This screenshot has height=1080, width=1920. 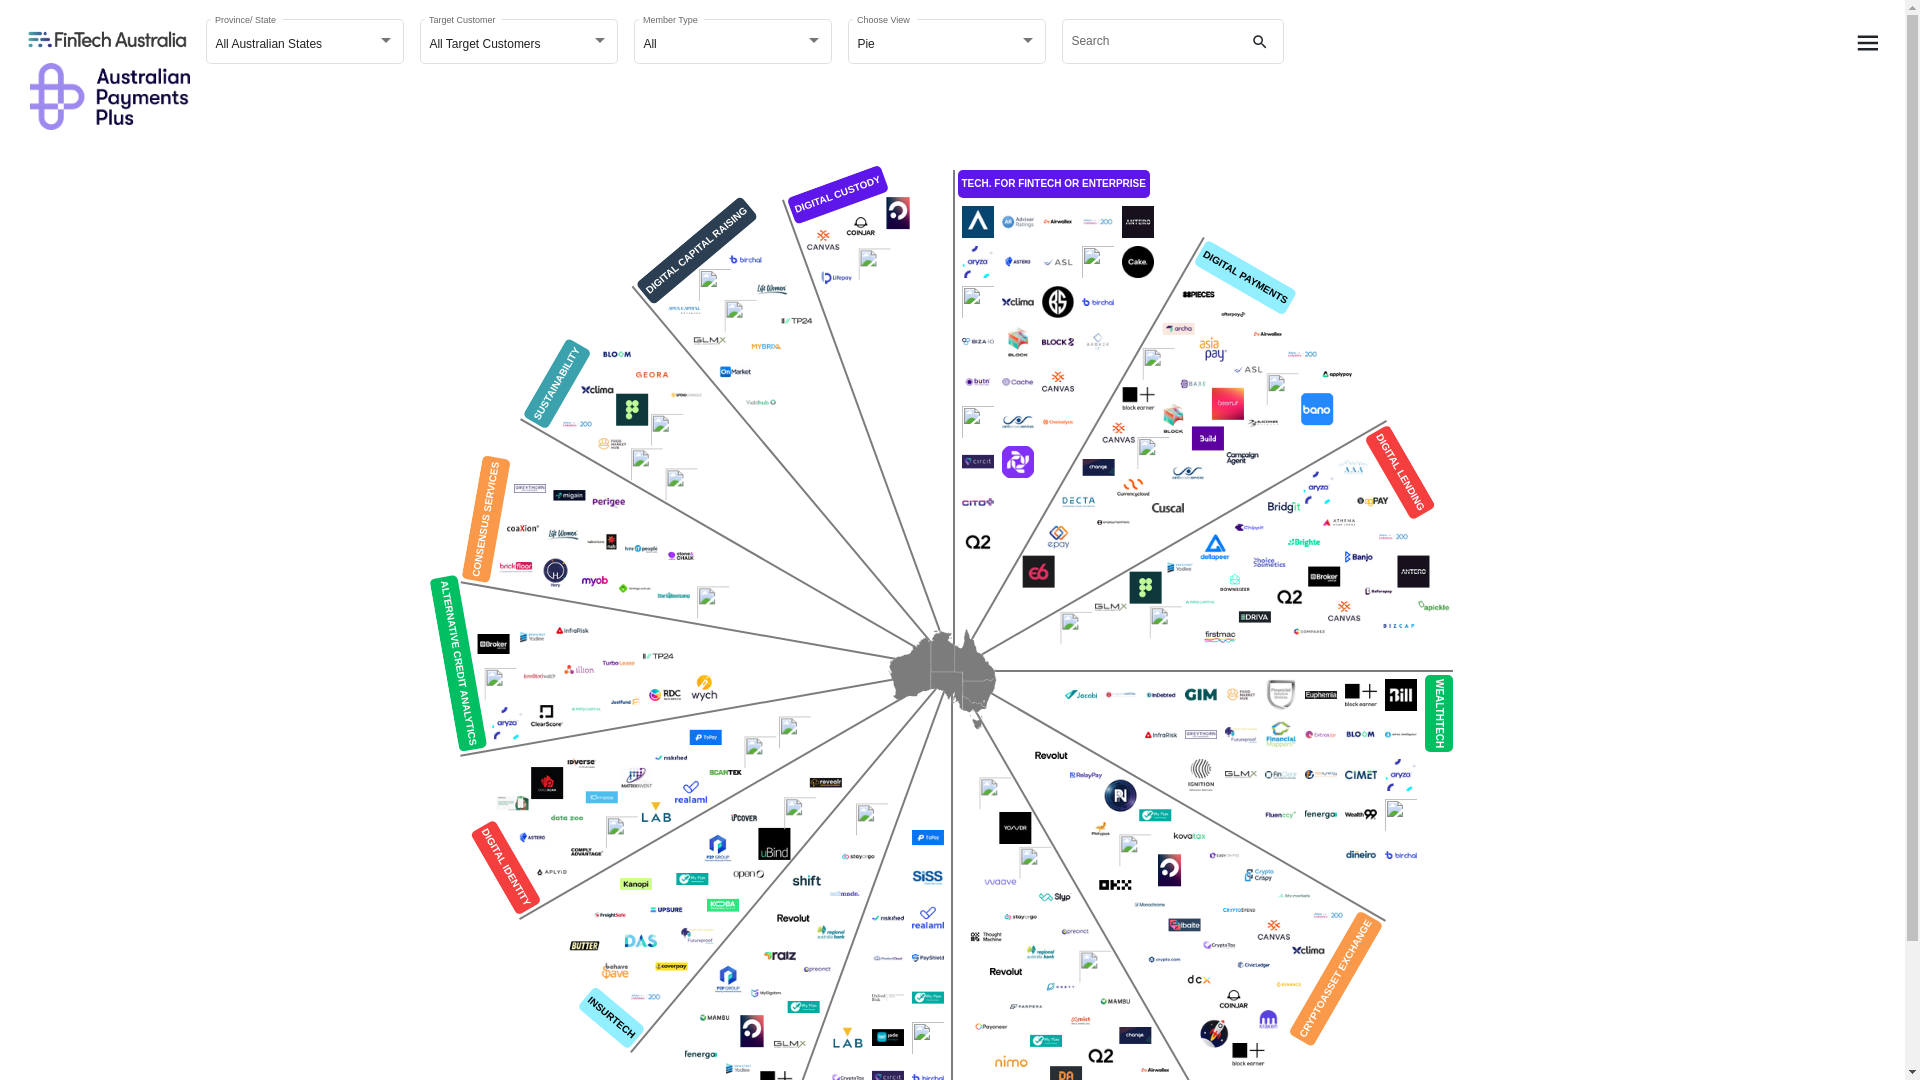 What do you see at coordinates (1077, 500) in the screenshot?
I see `'Decta Limited'` at bounding box center [1077, 500].